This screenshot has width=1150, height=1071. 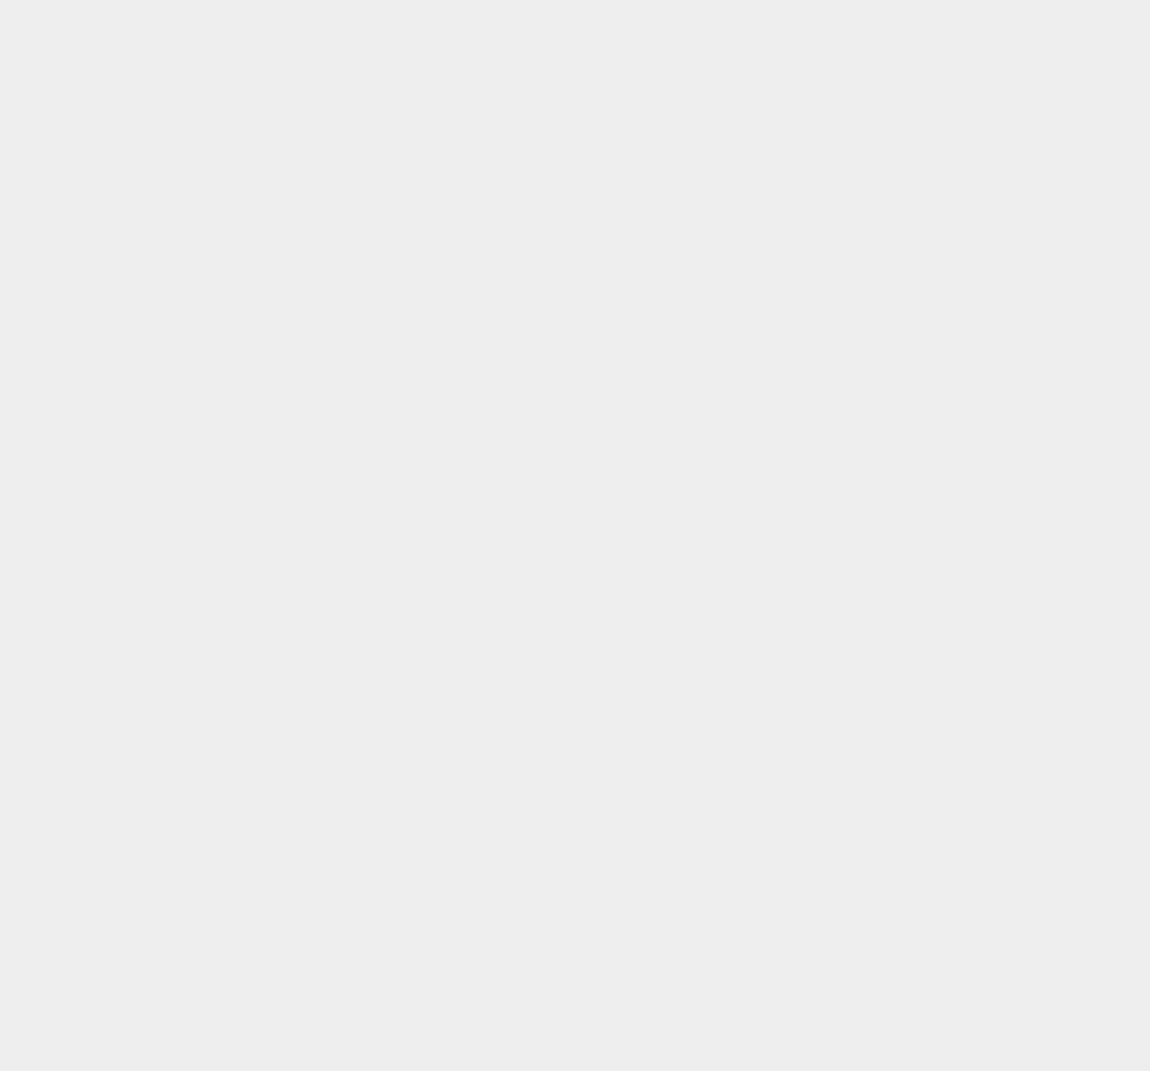 What do you see at coordinates (812, 453) in the screenshot?
I see `'Facebook Marketing'` at bounding box center [812, 453].